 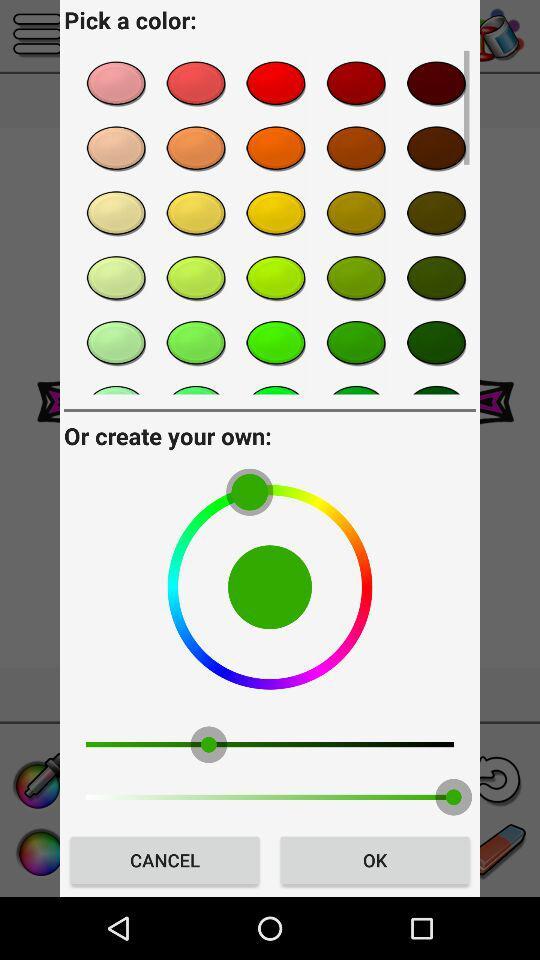 I want to click on icon at the bottom left corner, so click(x=164, y=859).